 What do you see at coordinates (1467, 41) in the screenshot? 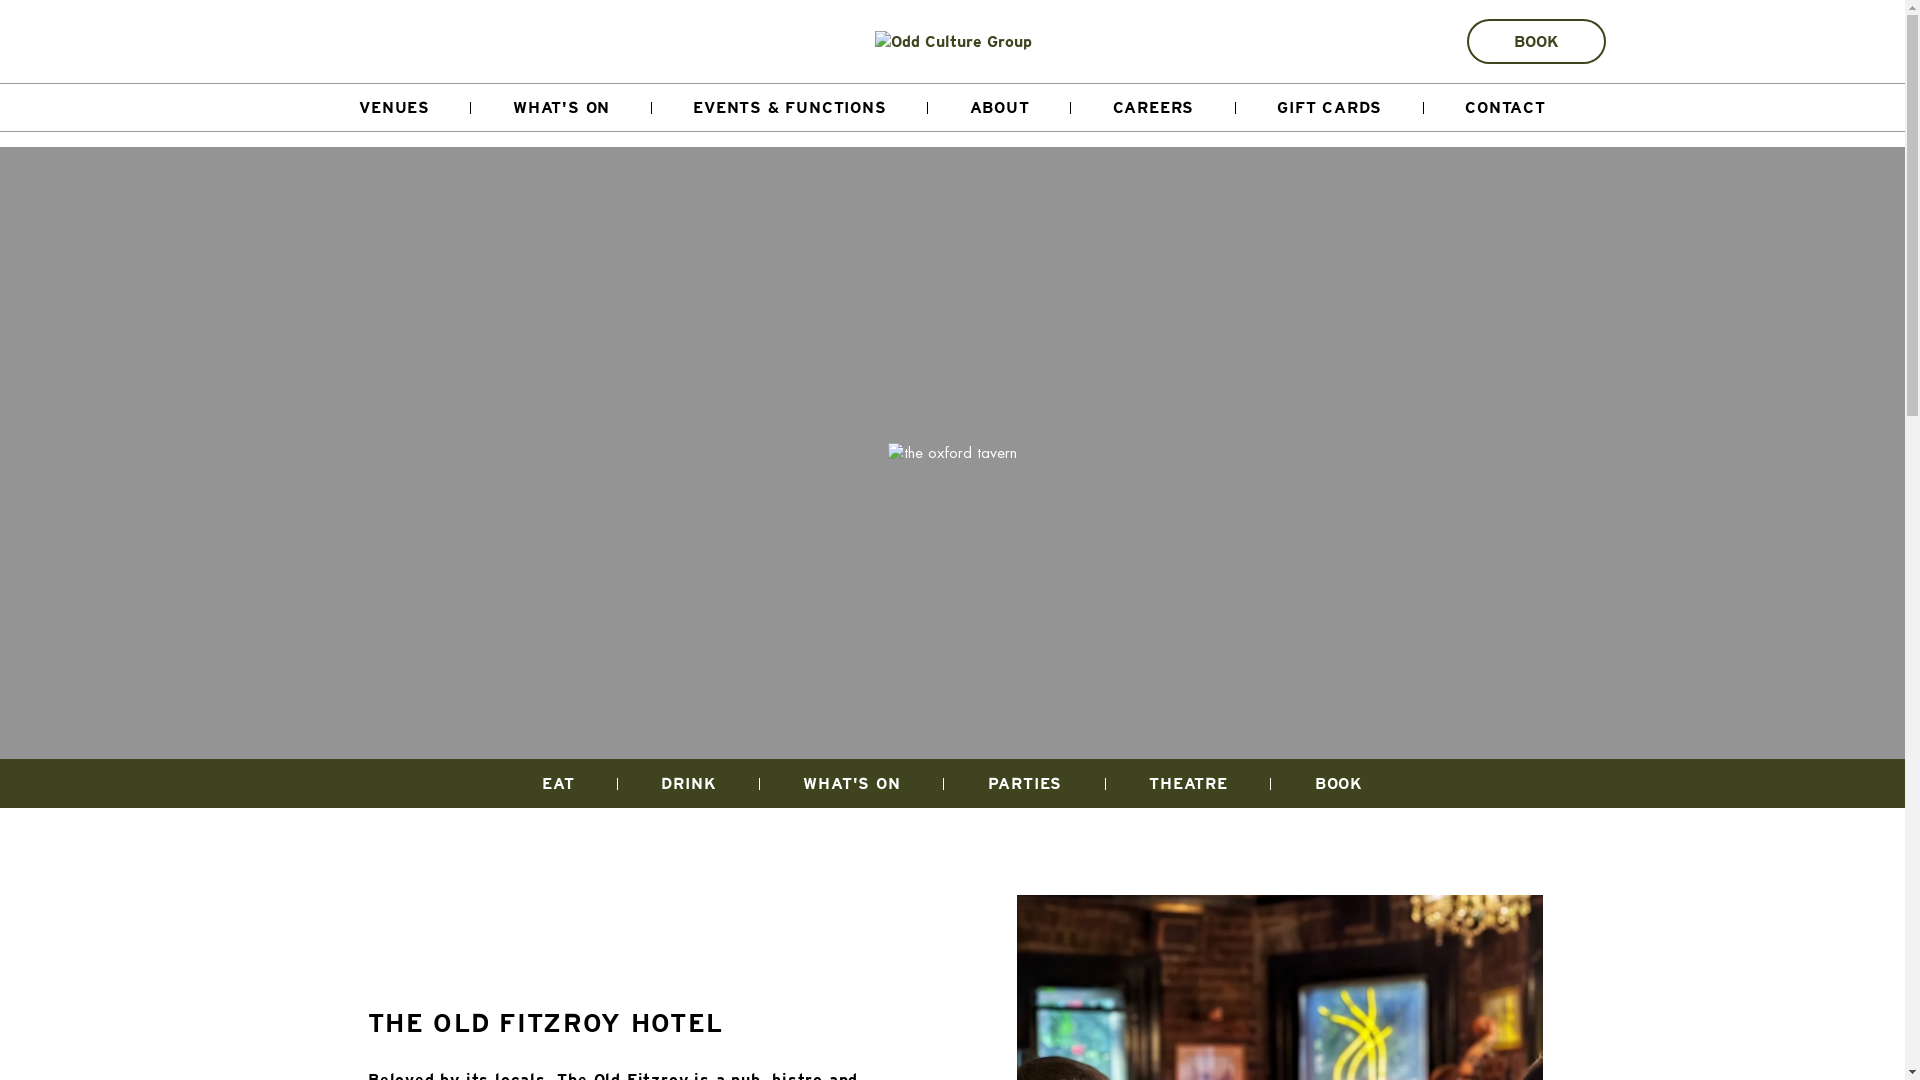
I see `'BOOK'` at bounding box center [1467, 41].